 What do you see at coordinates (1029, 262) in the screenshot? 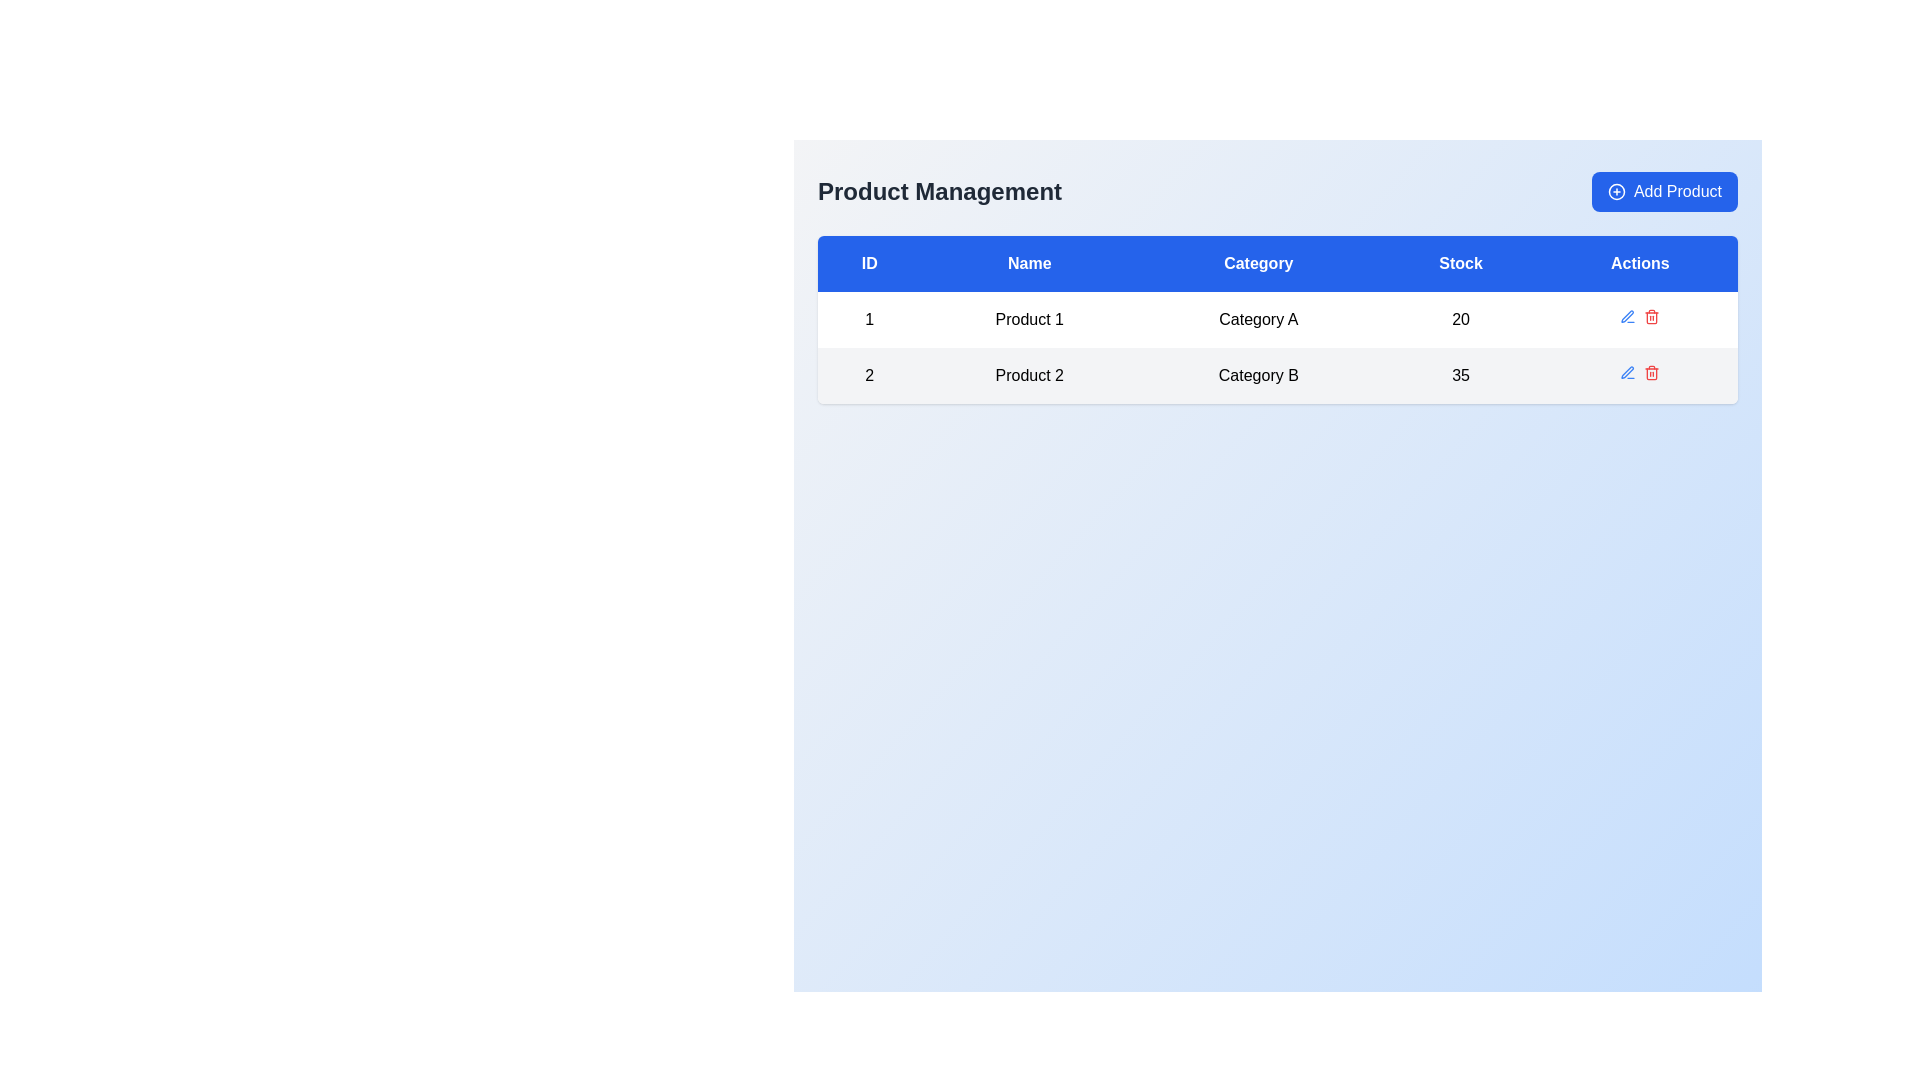
I see `the Table Header Cell that indicates the 'Name' data category, located centrally in the second column of the table header, between the 'ID' and 'Category' columns` at bounding box center [1029, 262].